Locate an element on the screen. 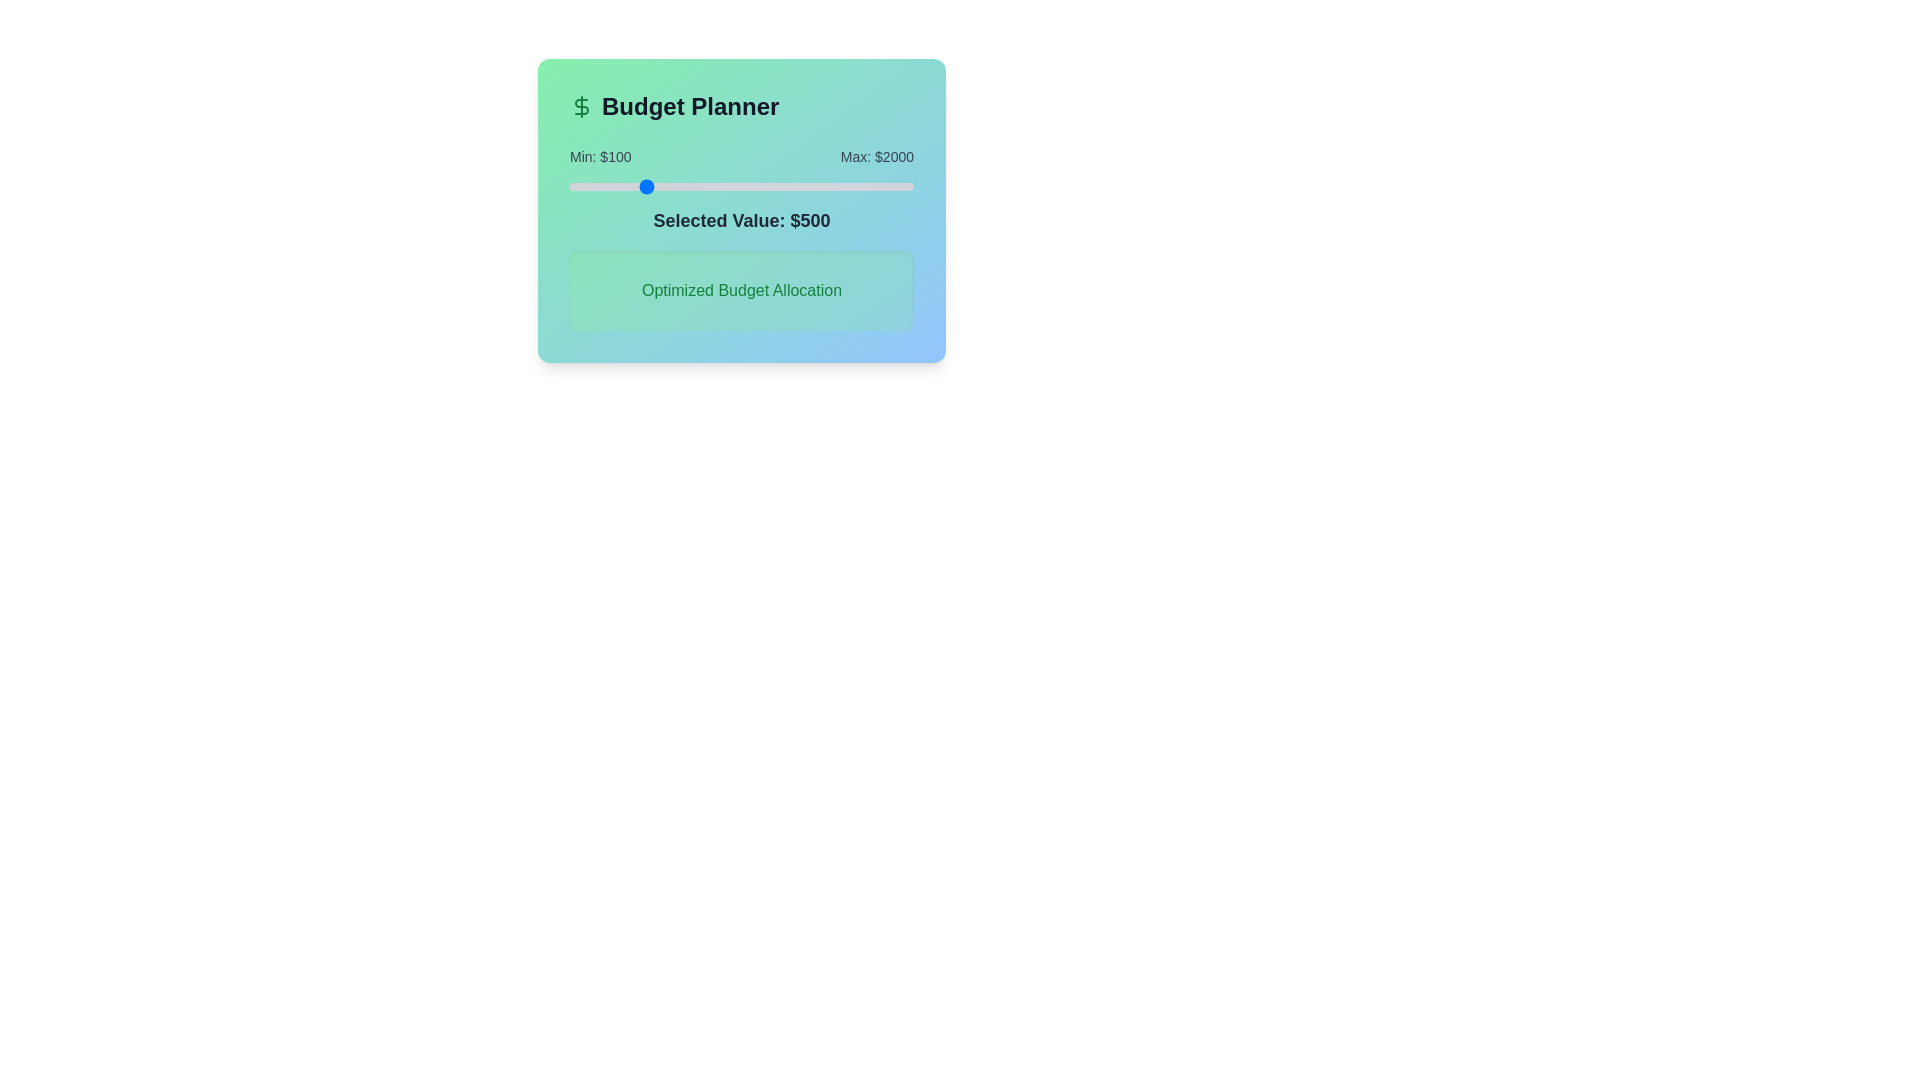 Image resolution: width=1920 pixels, height=1080 pixels. the slider to the desired value 696 is located at coordinates (677, 186).